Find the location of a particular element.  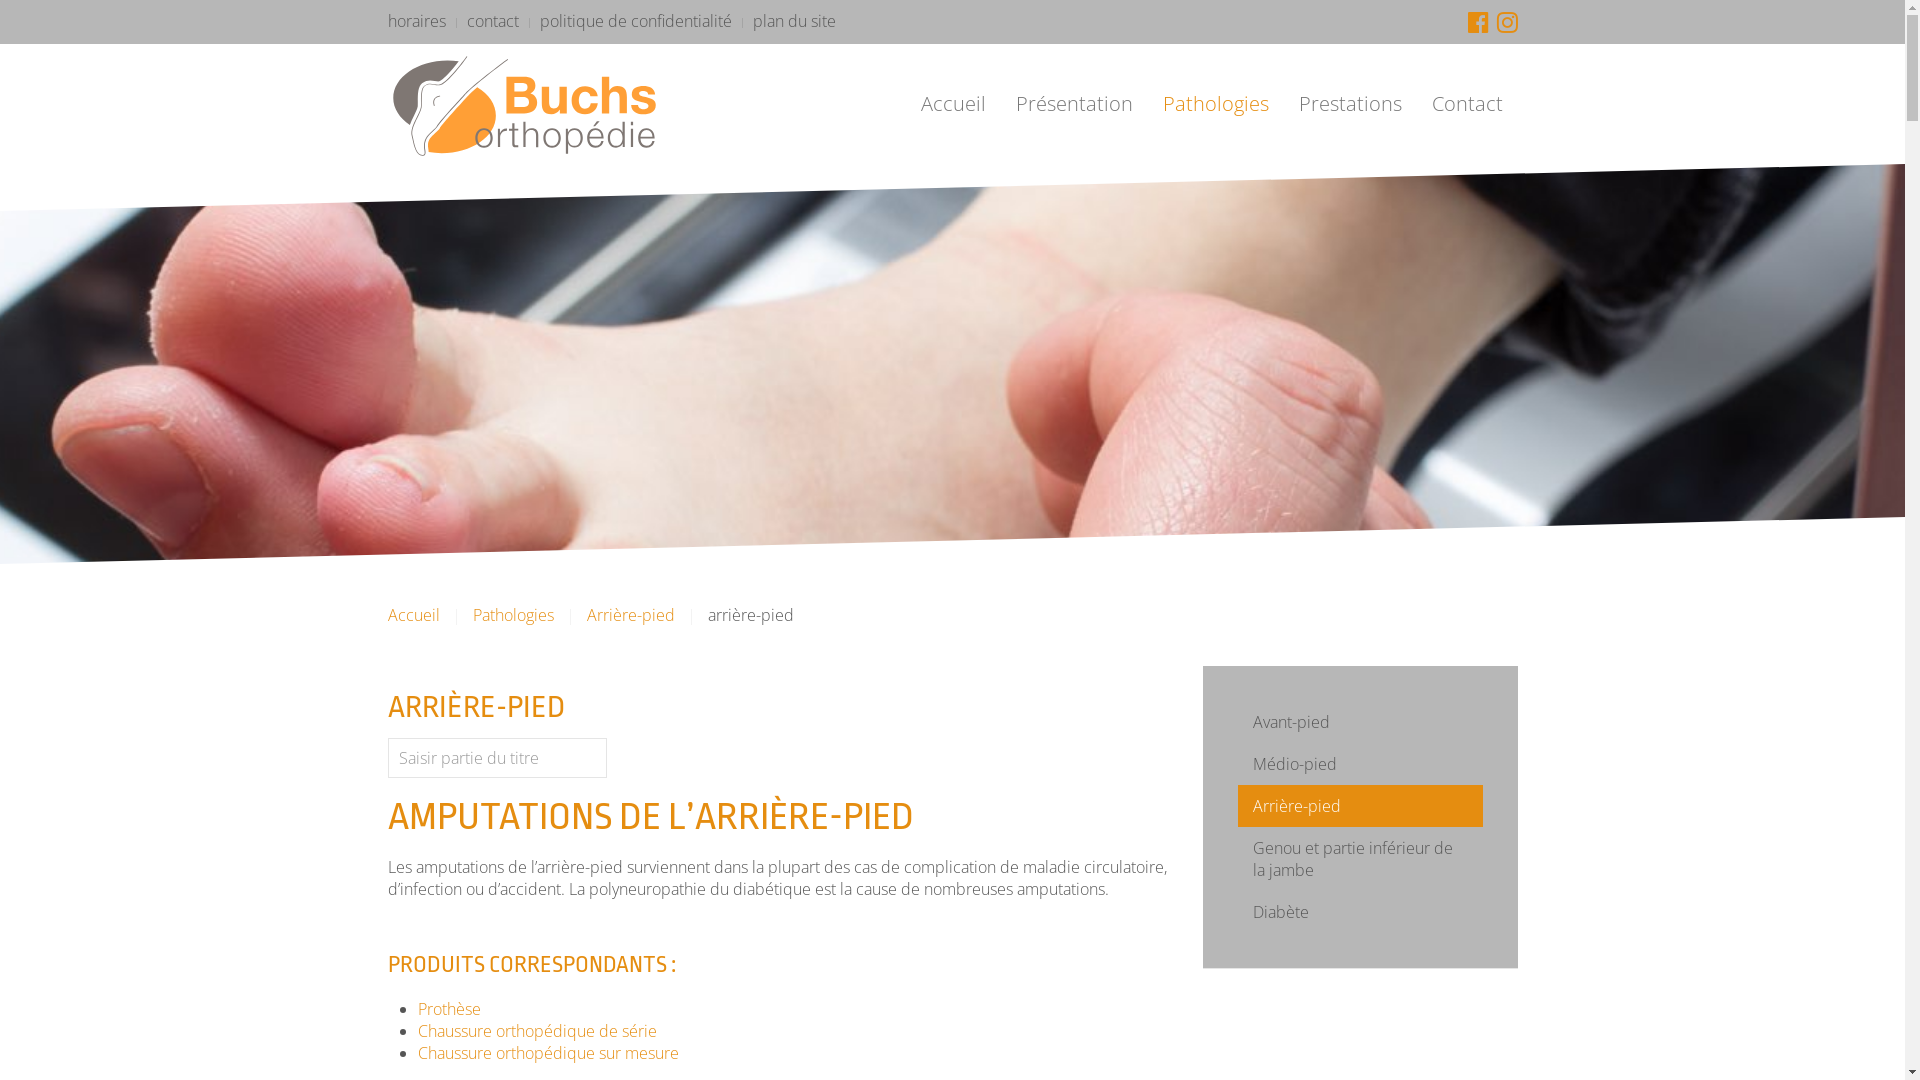

'Pathologies' is located at coordinates (1214, 104).